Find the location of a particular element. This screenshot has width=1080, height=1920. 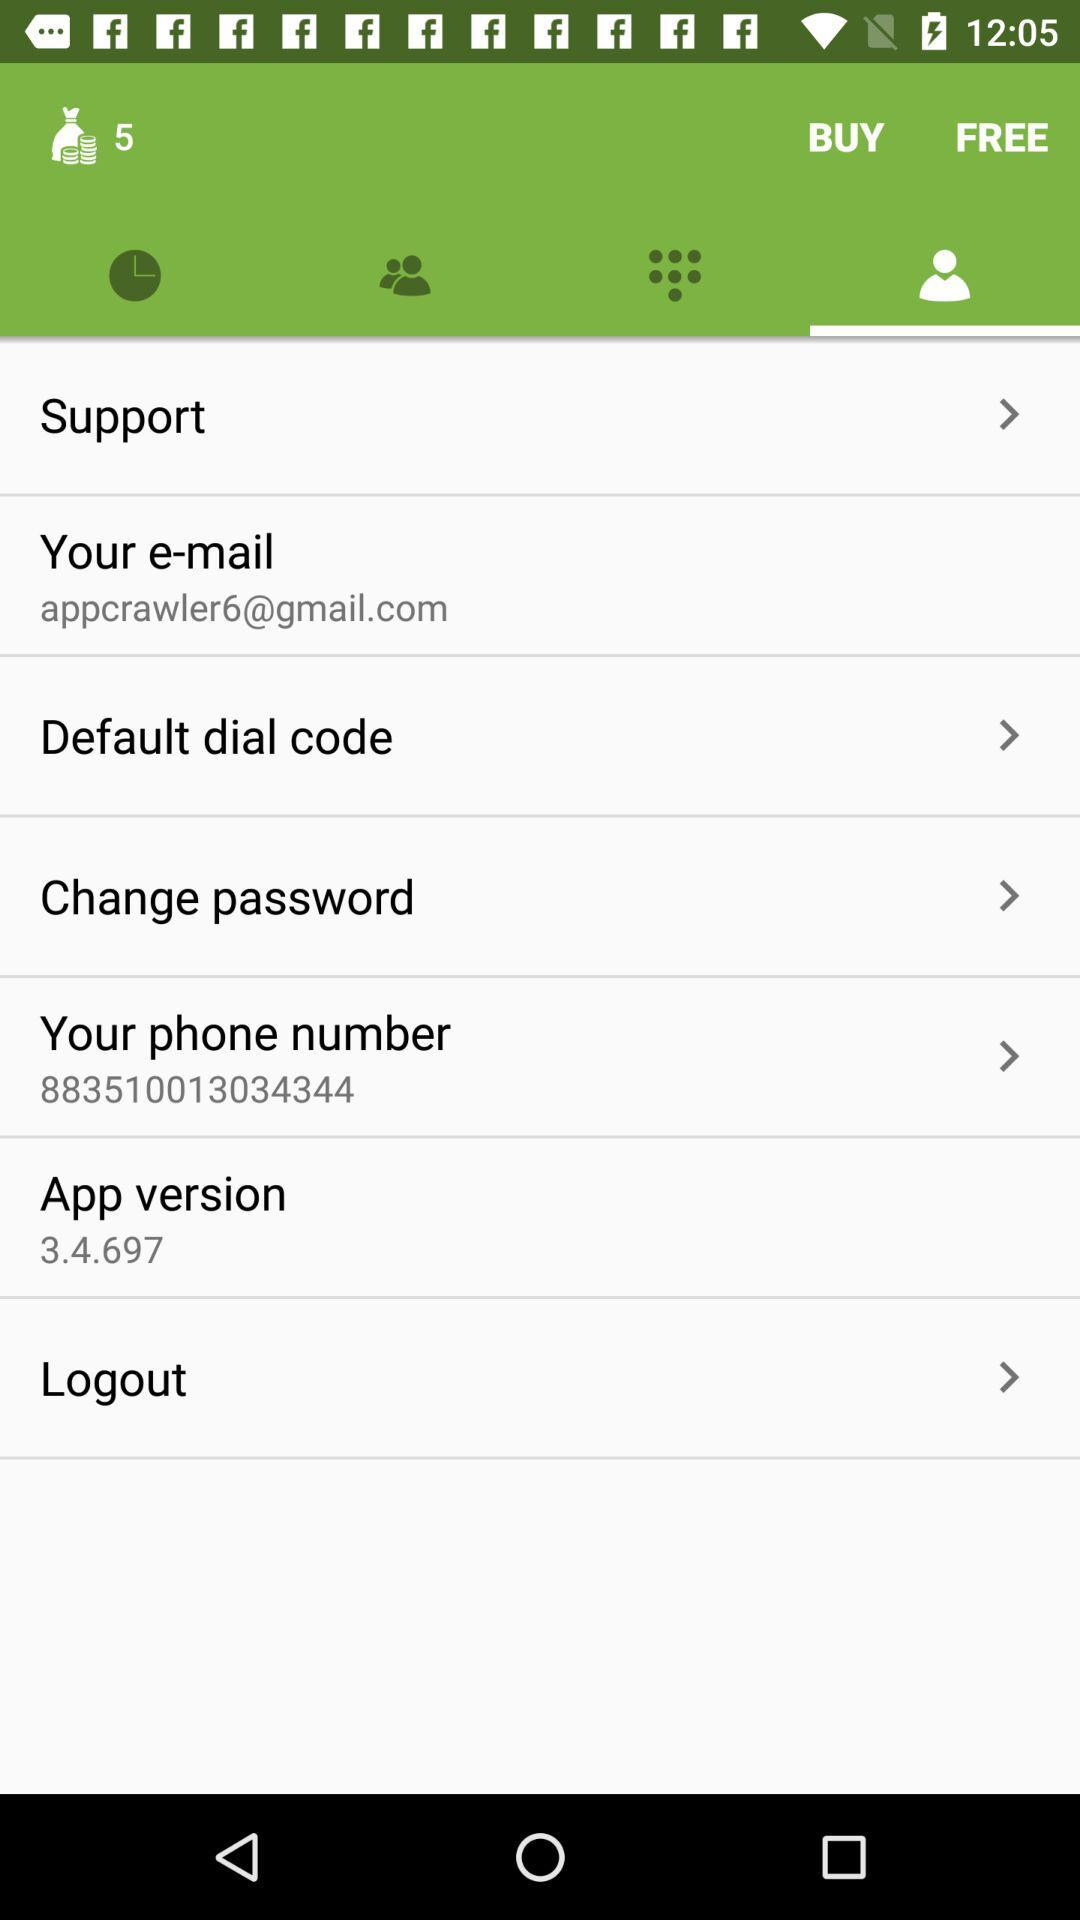

item next to the buy is located at coordinates (1002, 135).